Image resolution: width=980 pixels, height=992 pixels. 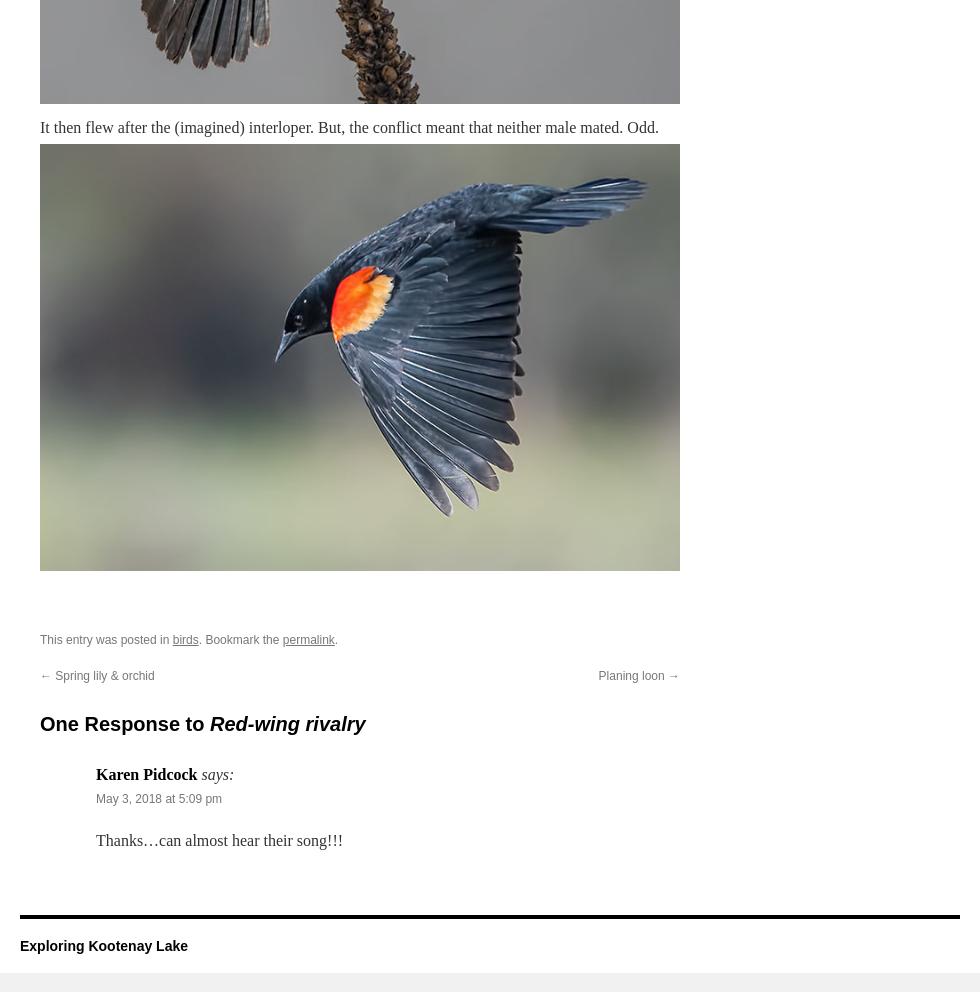 I want to click on 'One Response to', so click(x=125, y=722).